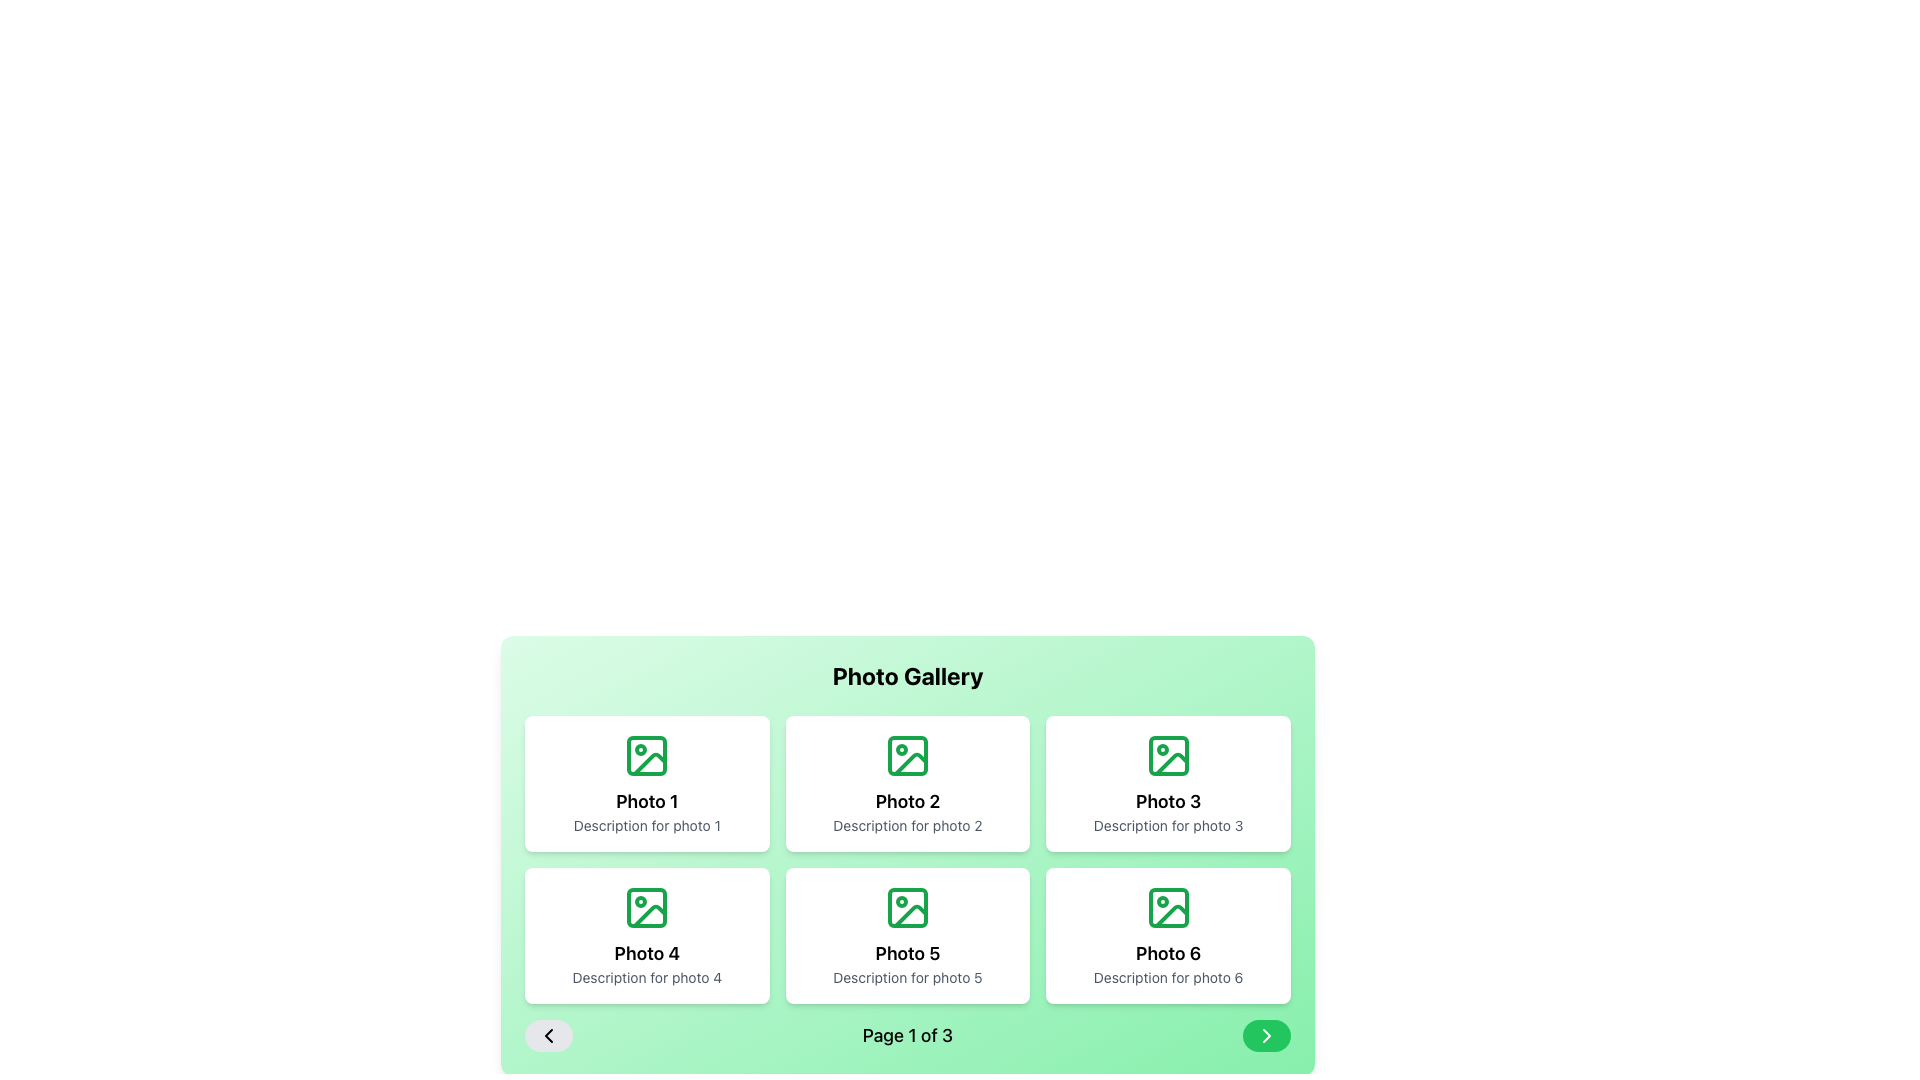 The image size is (1920, 1080). Describe the element at coordinates (1168, 907) in the screenshot. I see `the structural decorative rectangle element within the 'Photo 6' SVG icon in the bottom-right corner of the grid layout` at that location.